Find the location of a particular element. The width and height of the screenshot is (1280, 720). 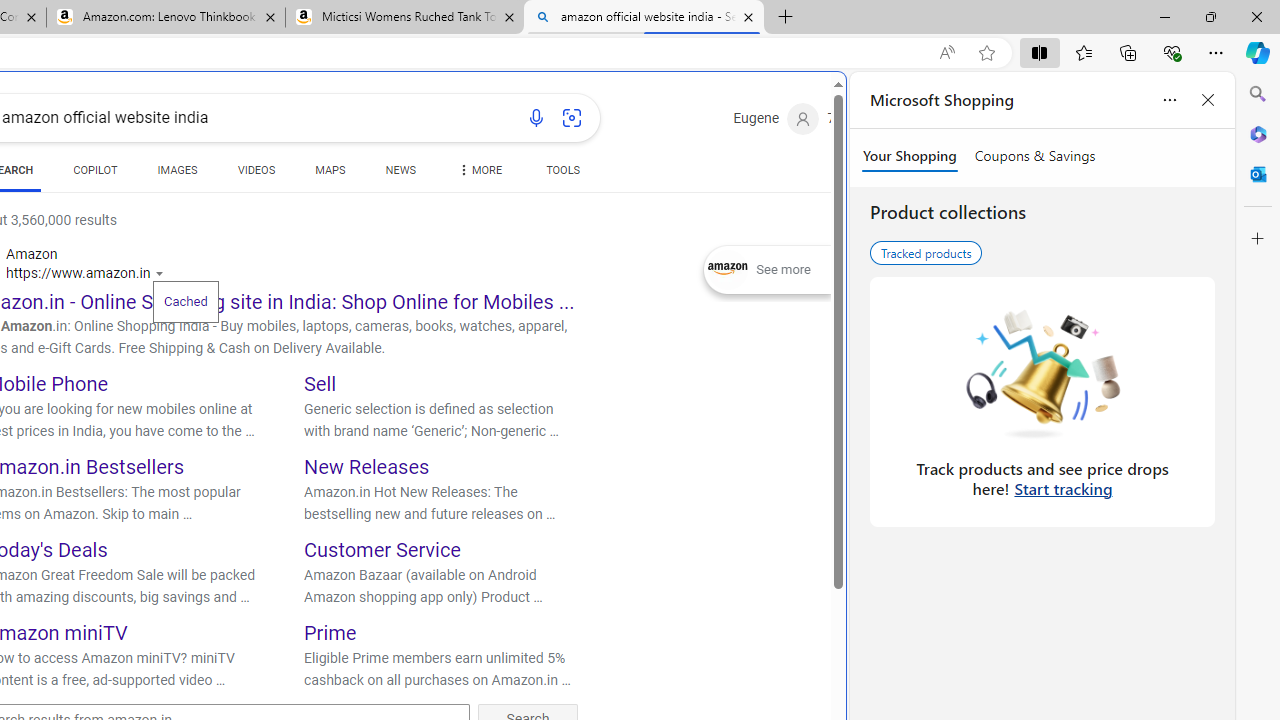

'TOOLS' is located at coordinates (562, 172).